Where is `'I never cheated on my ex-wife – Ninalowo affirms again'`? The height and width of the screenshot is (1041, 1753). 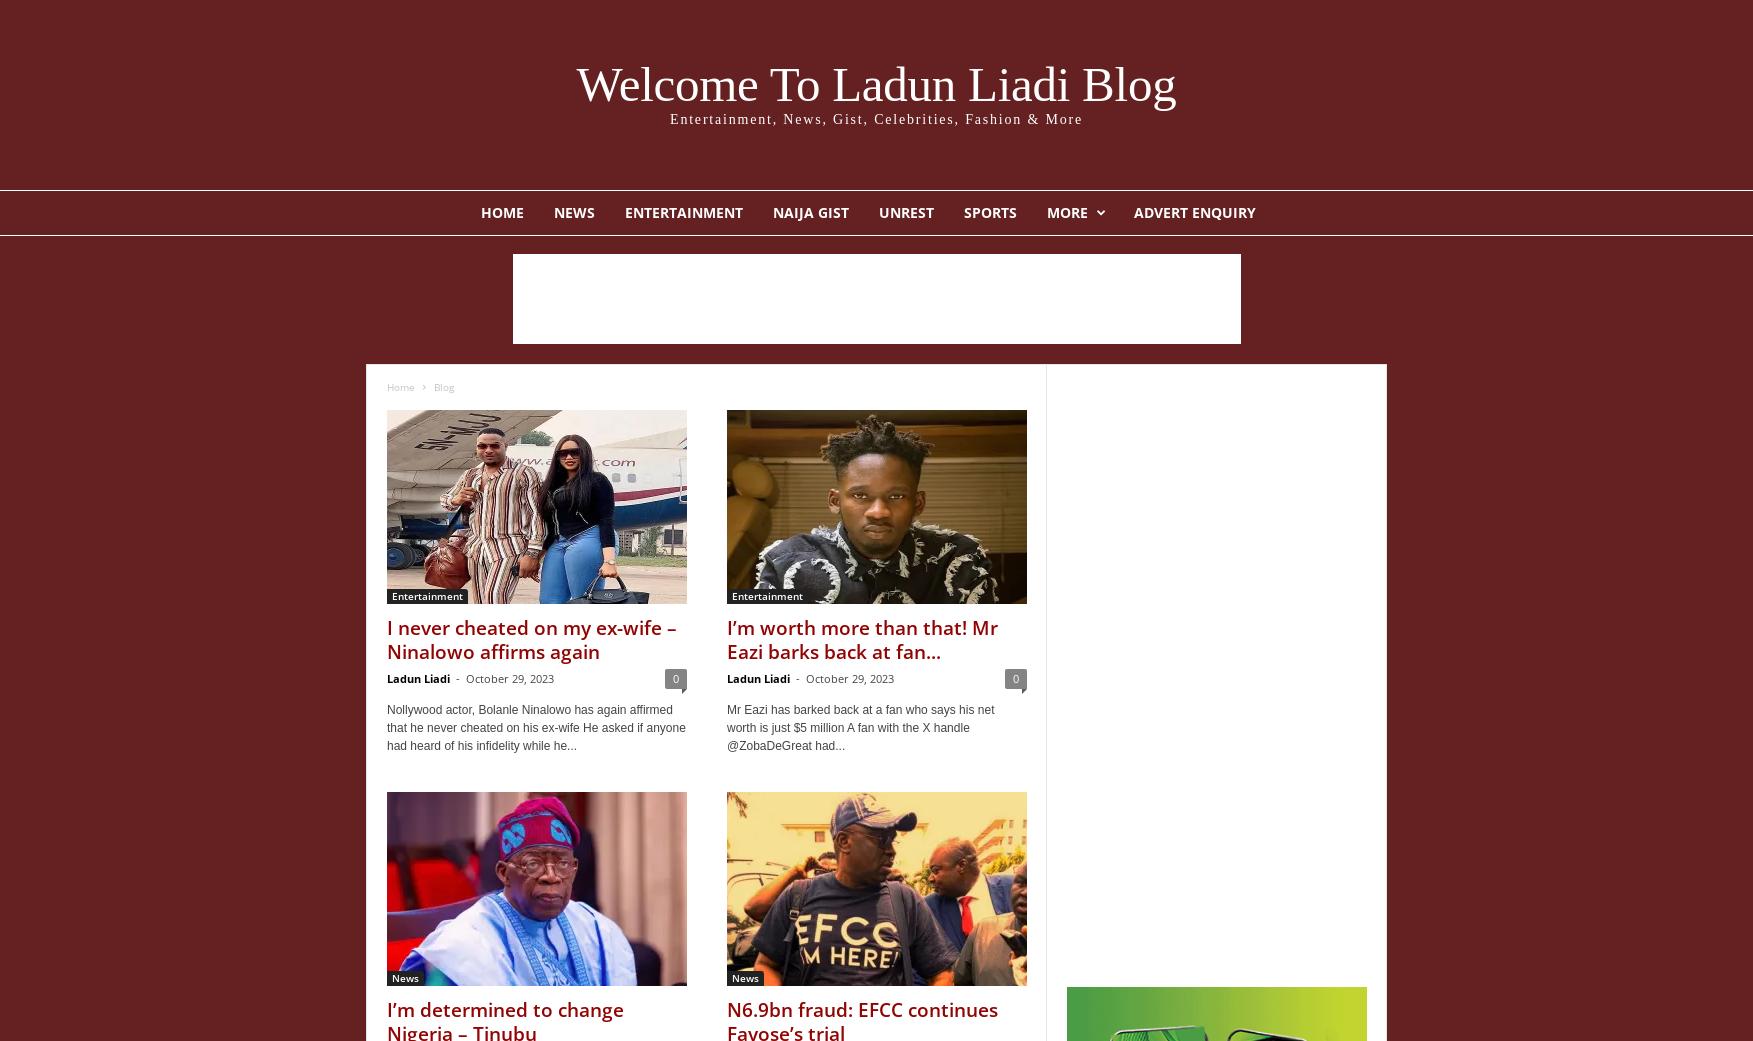
'I never cheated on my ex-wife – Ninalowo affirms again' is located at coordinates (532, 639).